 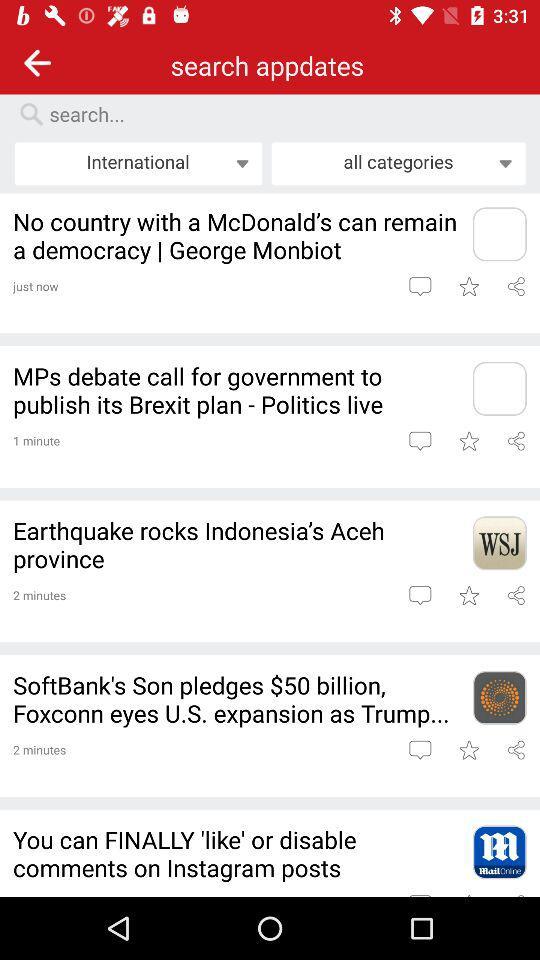 I want to click on switch auto play option, so click(x=516, y=441).